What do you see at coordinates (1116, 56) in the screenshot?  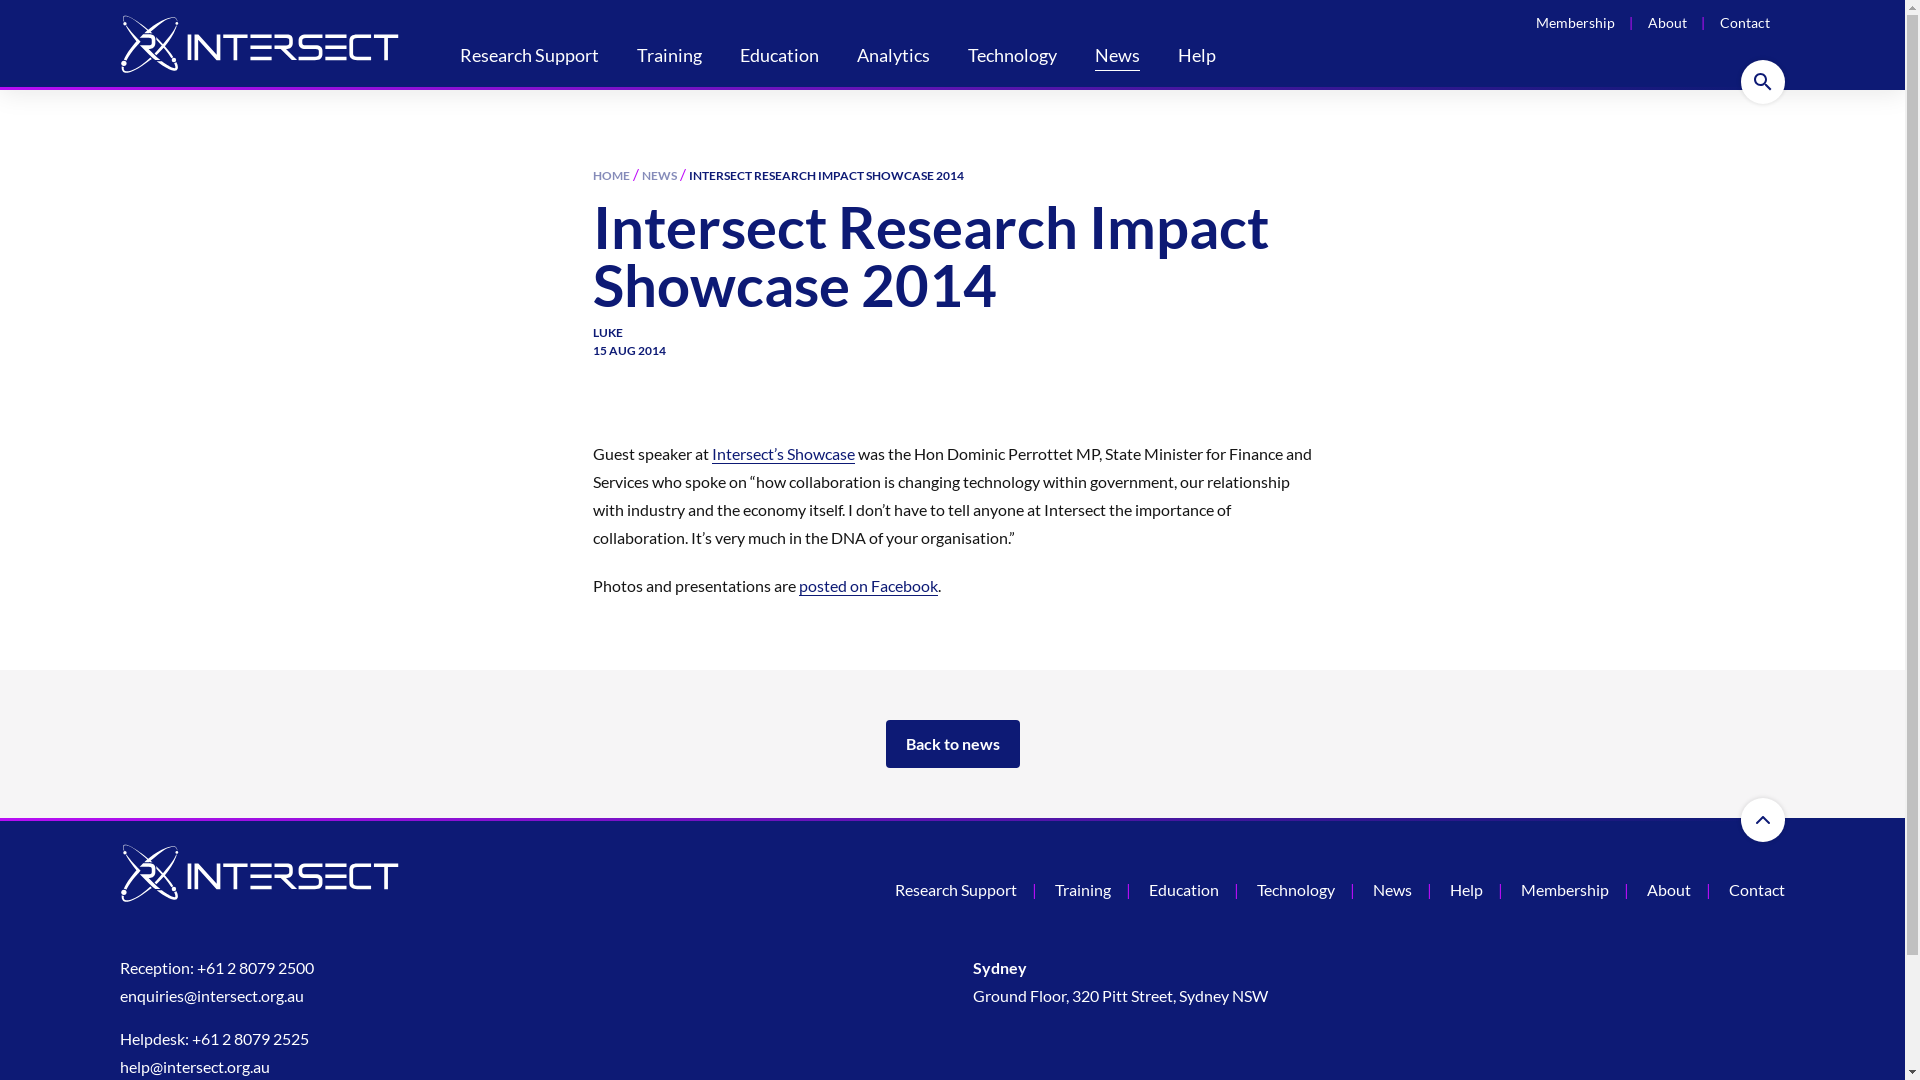 I see `'News'` at bounding box center [1116, 56].